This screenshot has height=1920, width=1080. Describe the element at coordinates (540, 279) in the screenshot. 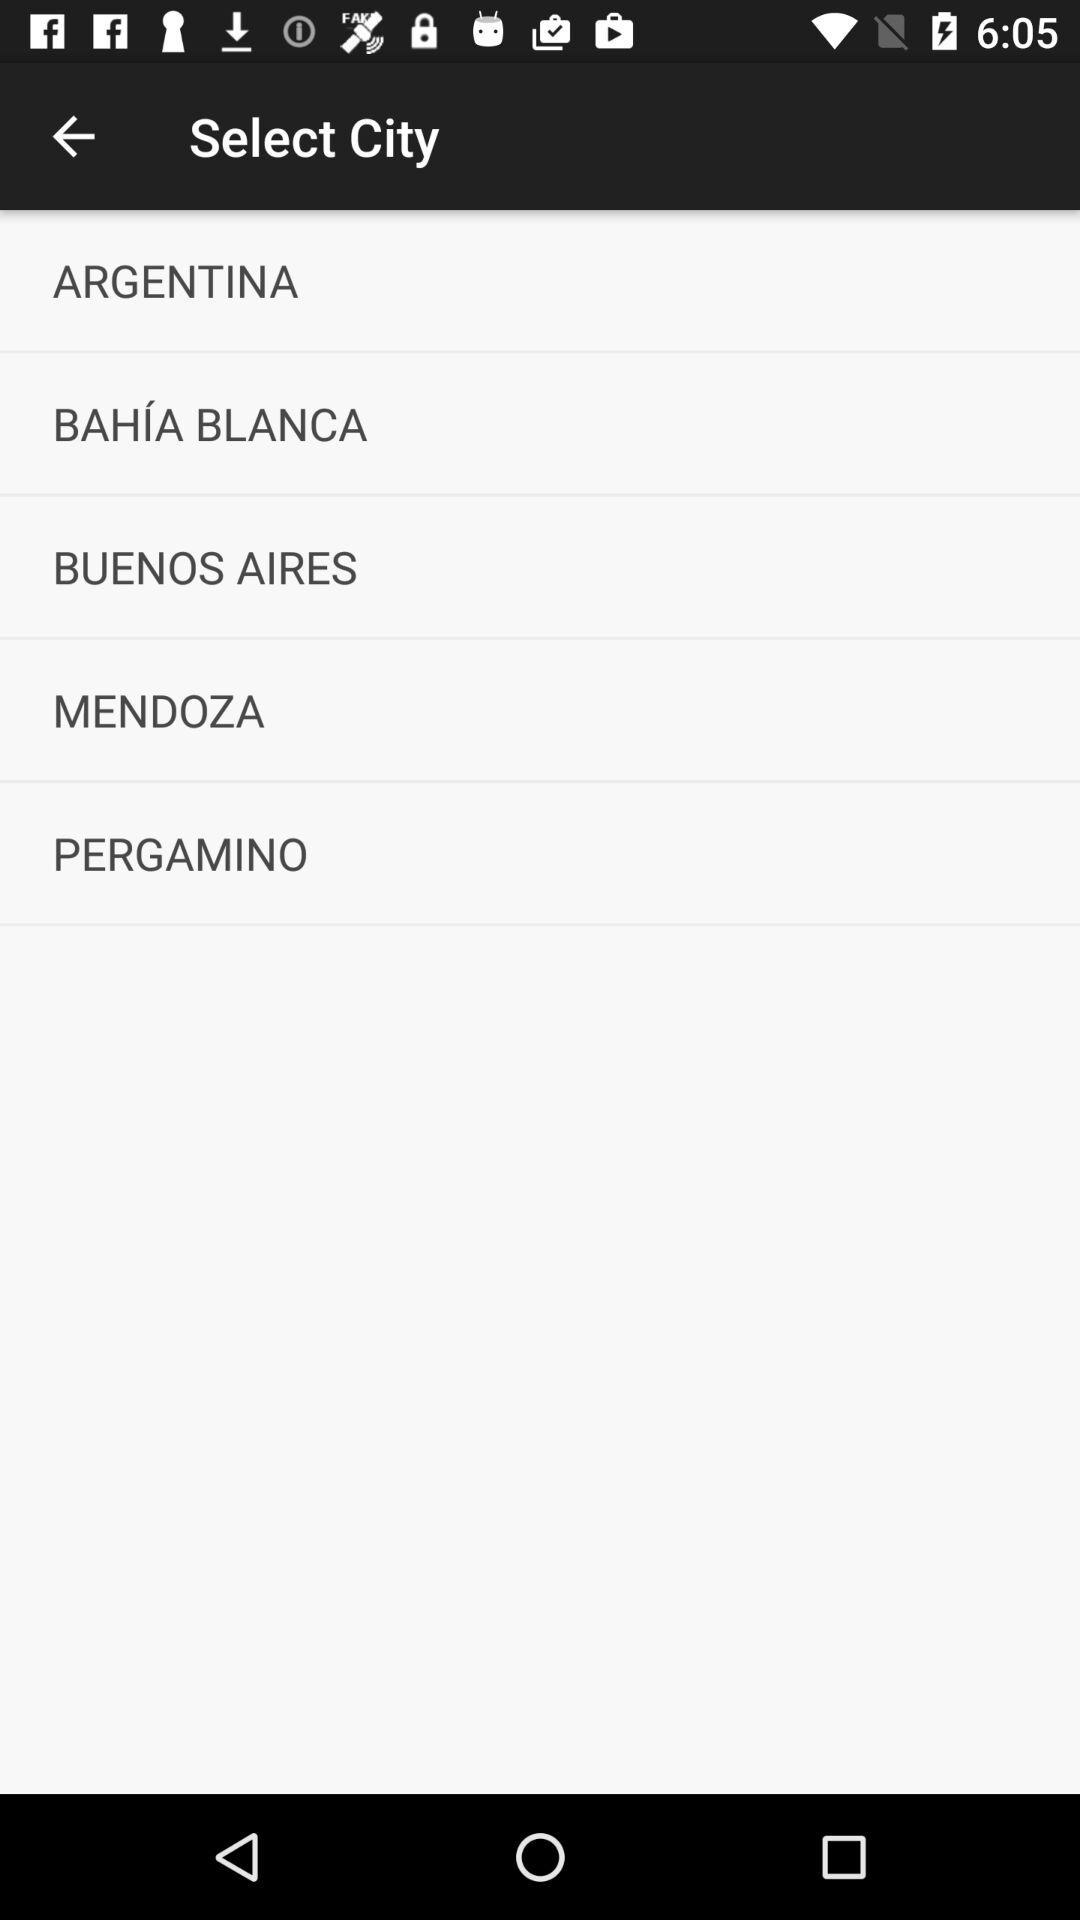

I see `the argentina` at that location.